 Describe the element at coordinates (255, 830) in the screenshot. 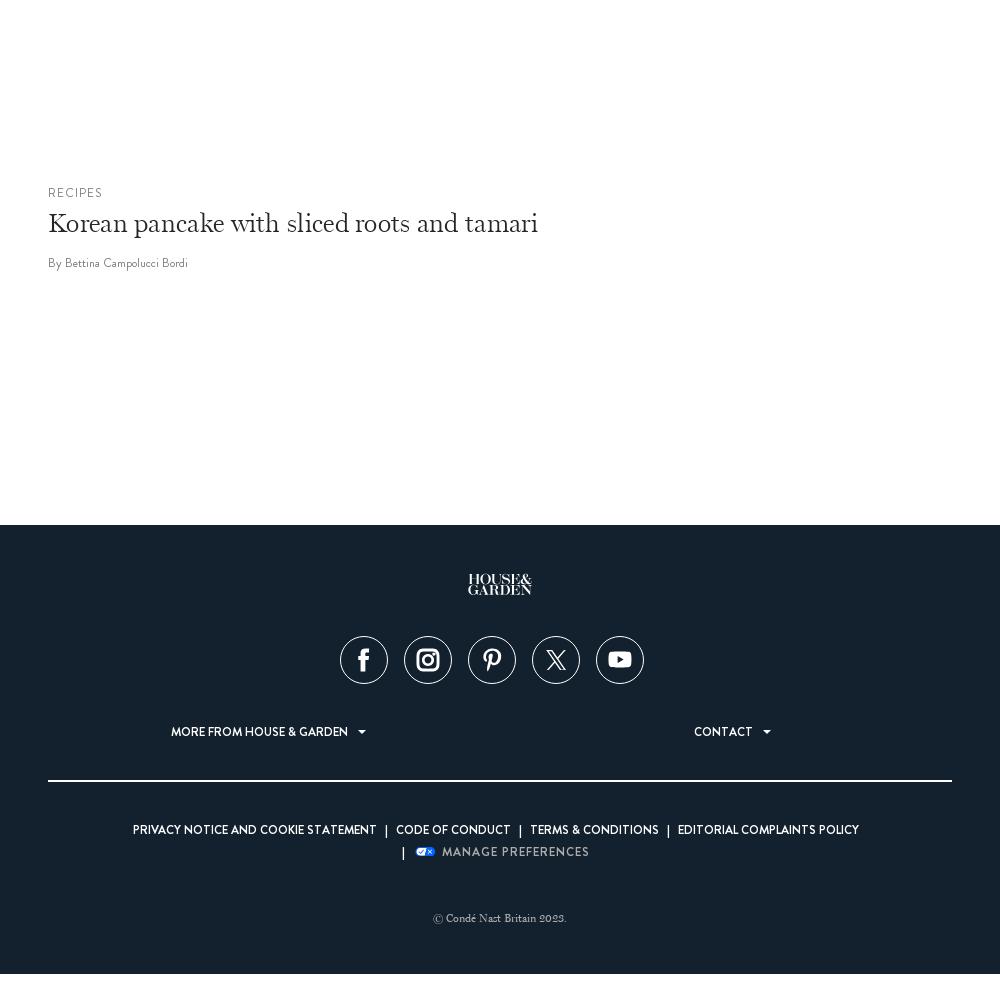

I see `'Privacy notice and cookie statement'` at that location.